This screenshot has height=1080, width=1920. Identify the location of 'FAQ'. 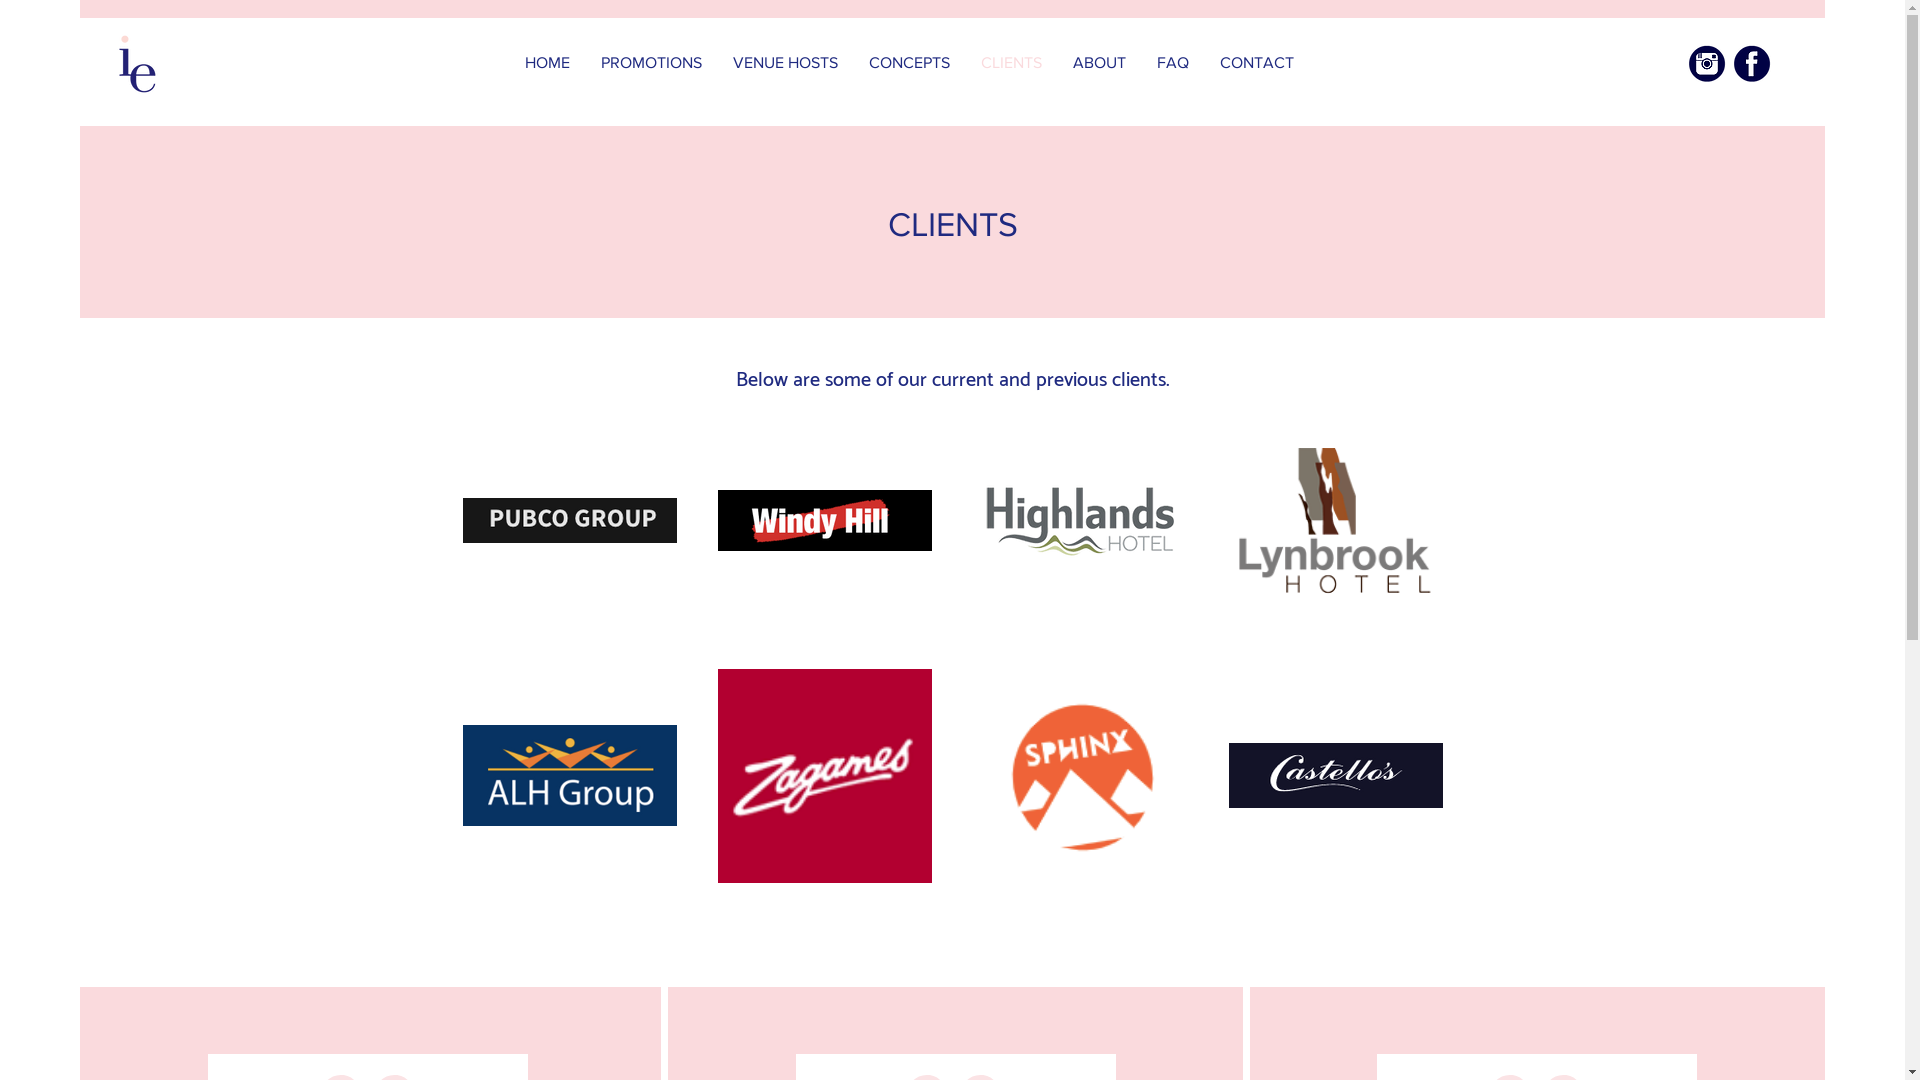
(1173, 61).